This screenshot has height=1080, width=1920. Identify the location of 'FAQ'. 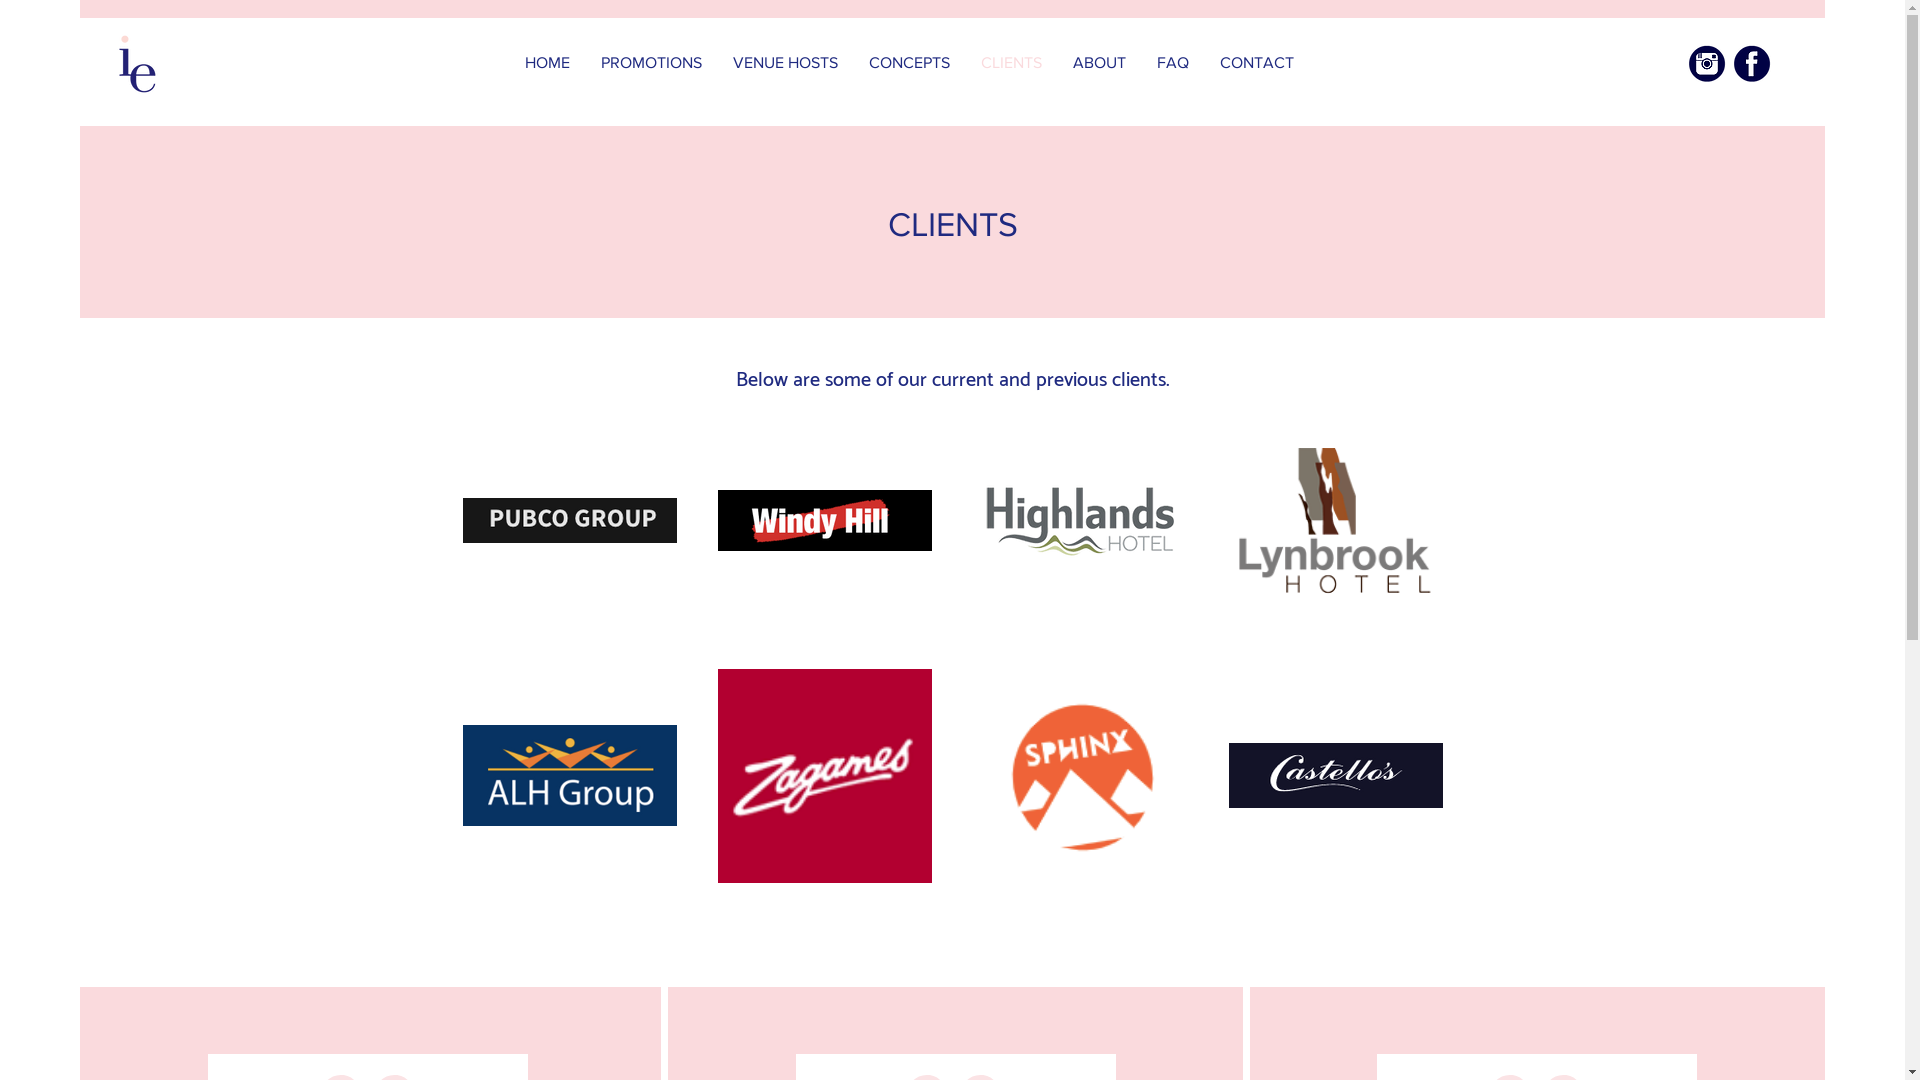
(1173, 61).